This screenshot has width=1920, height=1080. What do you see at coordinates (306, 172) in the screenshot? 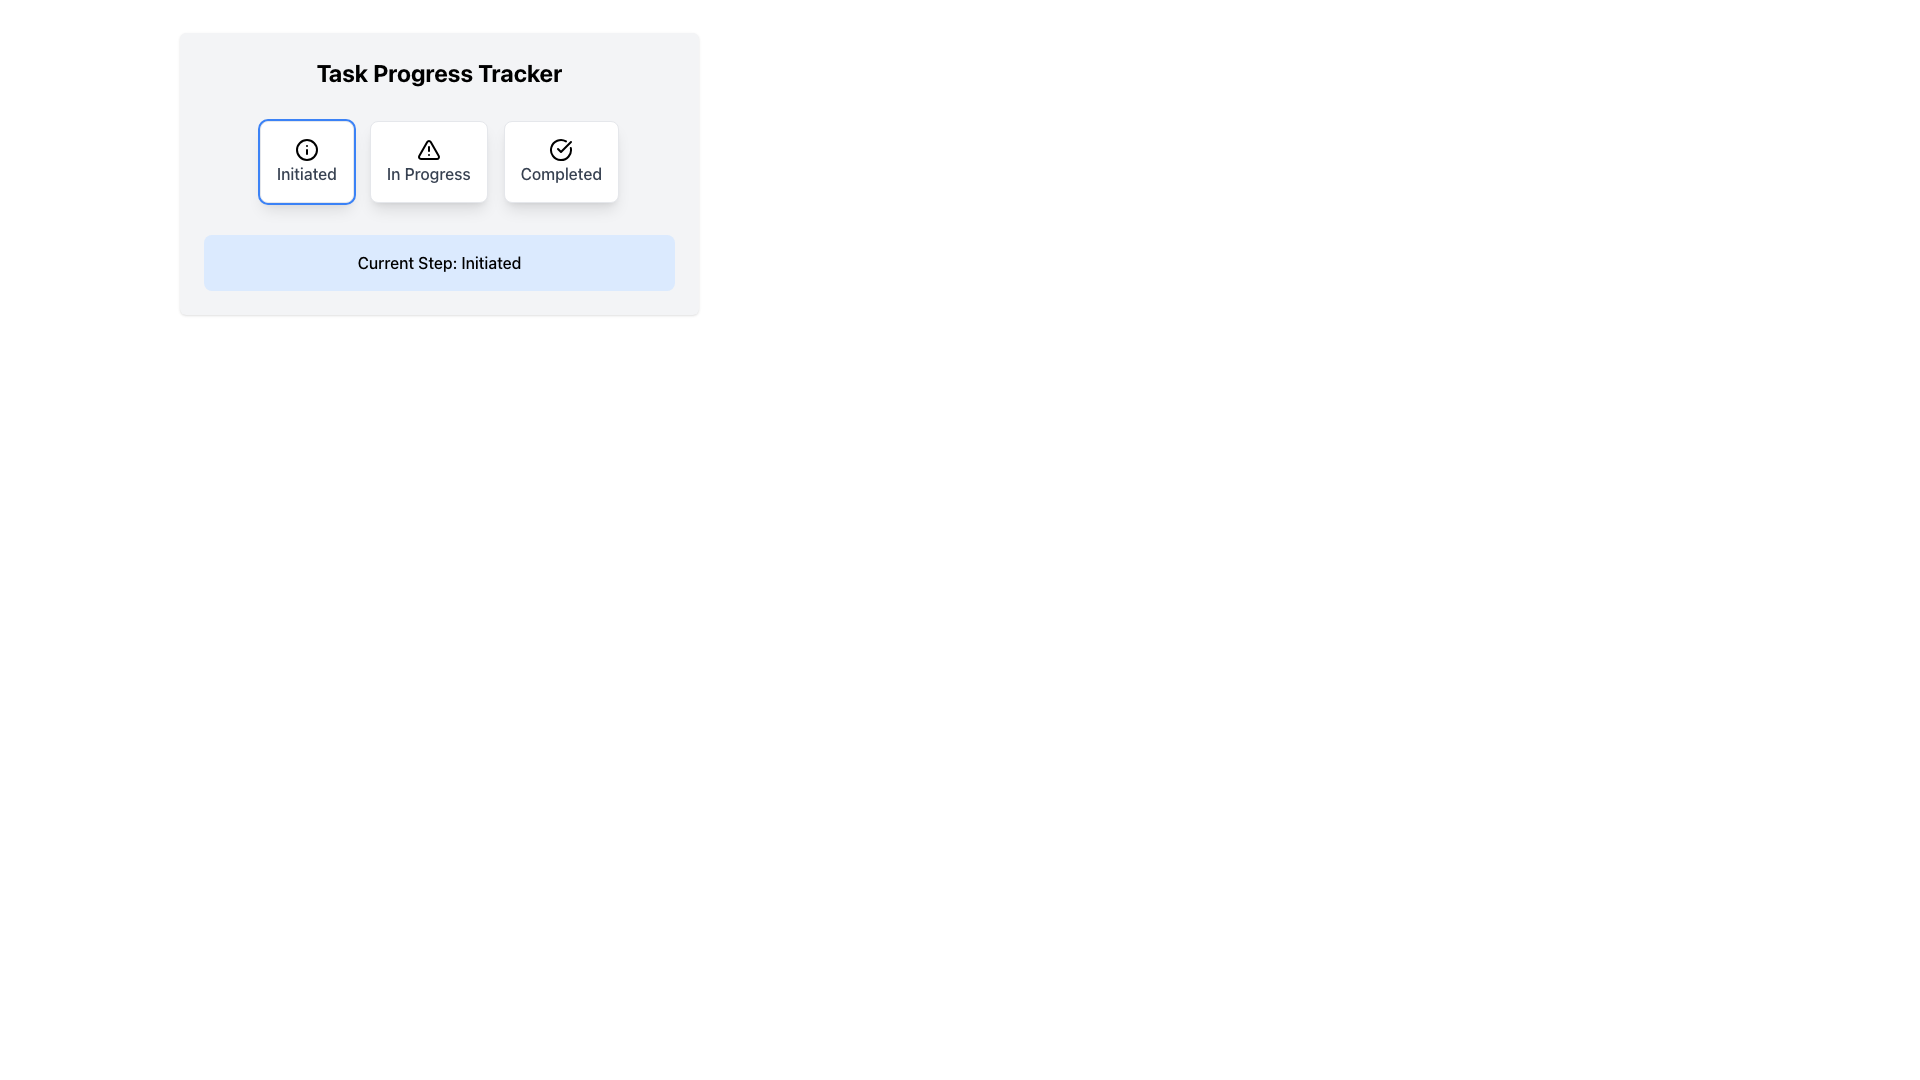
I see `the label for the button indicating the 'Initiated' state in the task progress tracker, located within the first button at the top of the interface` at bounding box center [306, 172].